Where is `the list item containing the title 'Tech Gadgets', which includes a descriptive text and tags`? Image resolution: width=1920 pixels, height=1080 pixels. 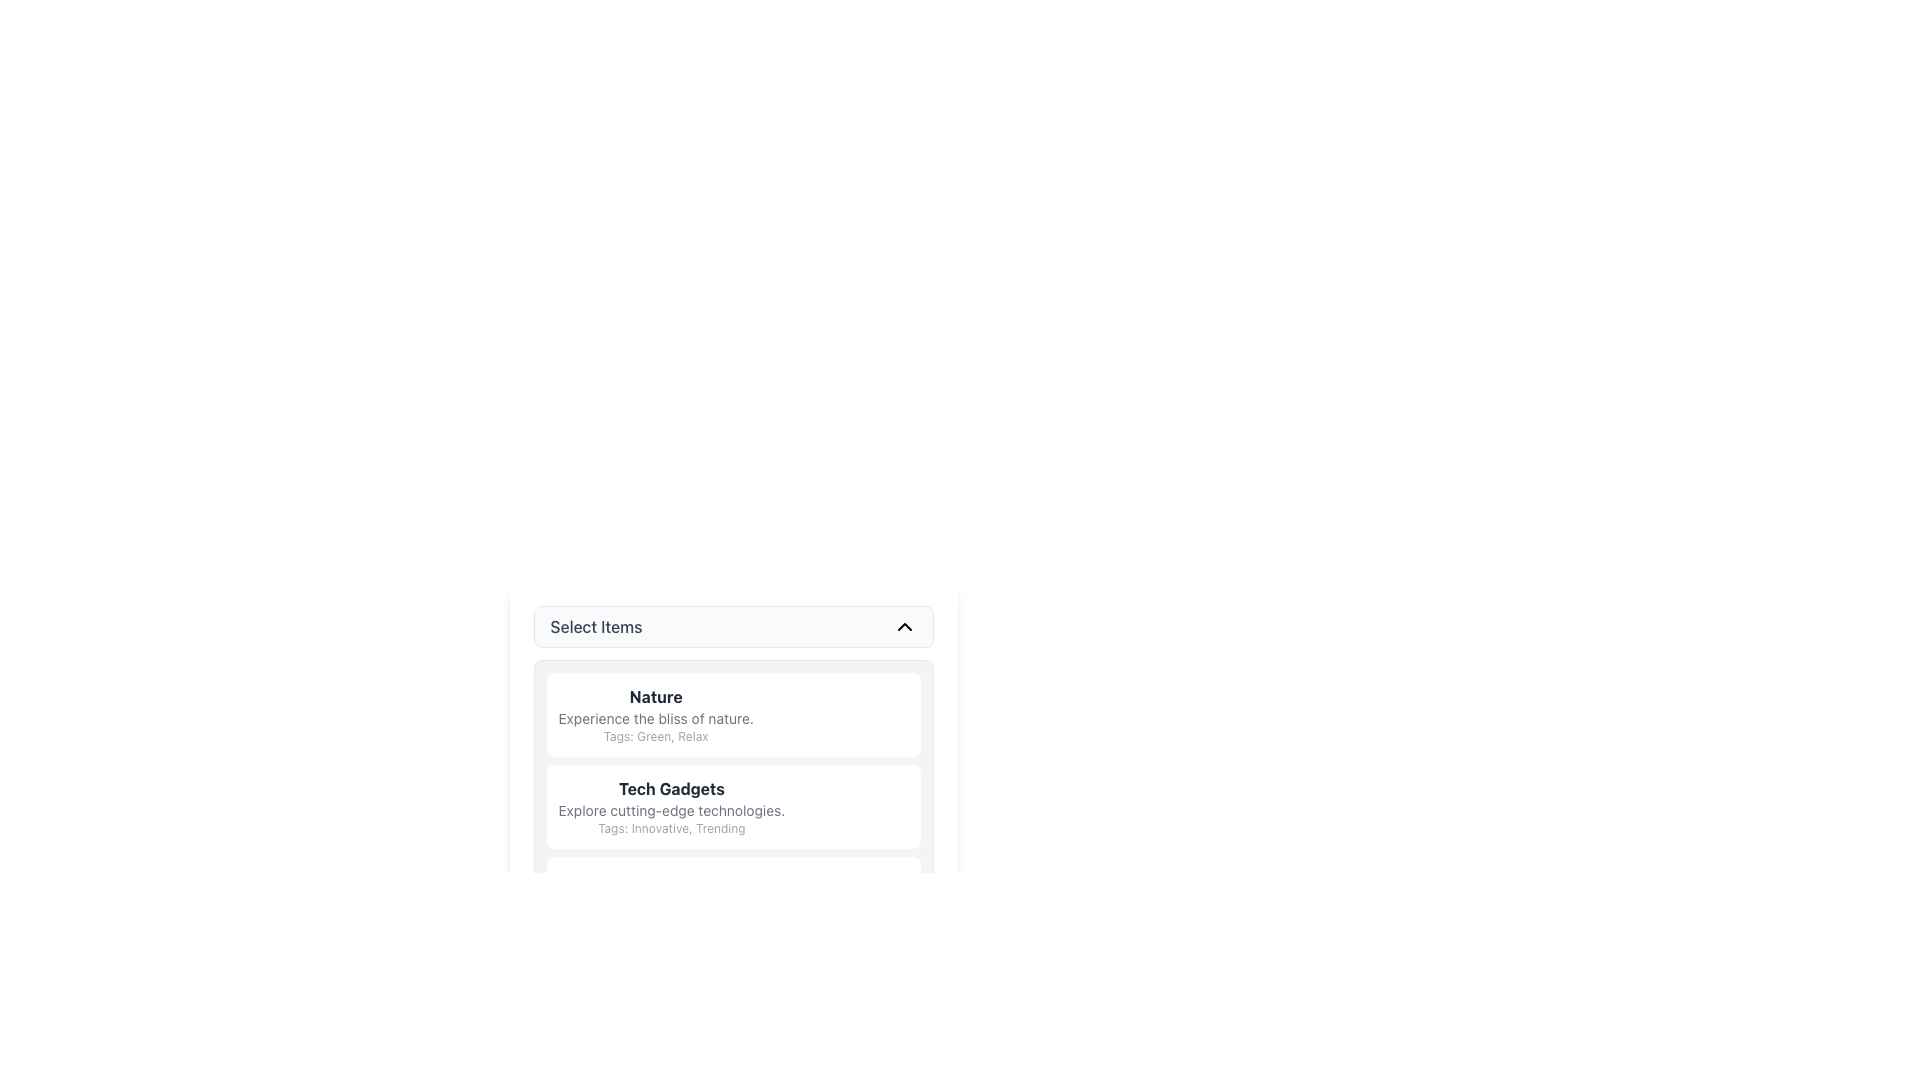 the list item containing the title 'Tech Gadgets', which includes a descriptive text and tags is located at coordinates (671, 805).